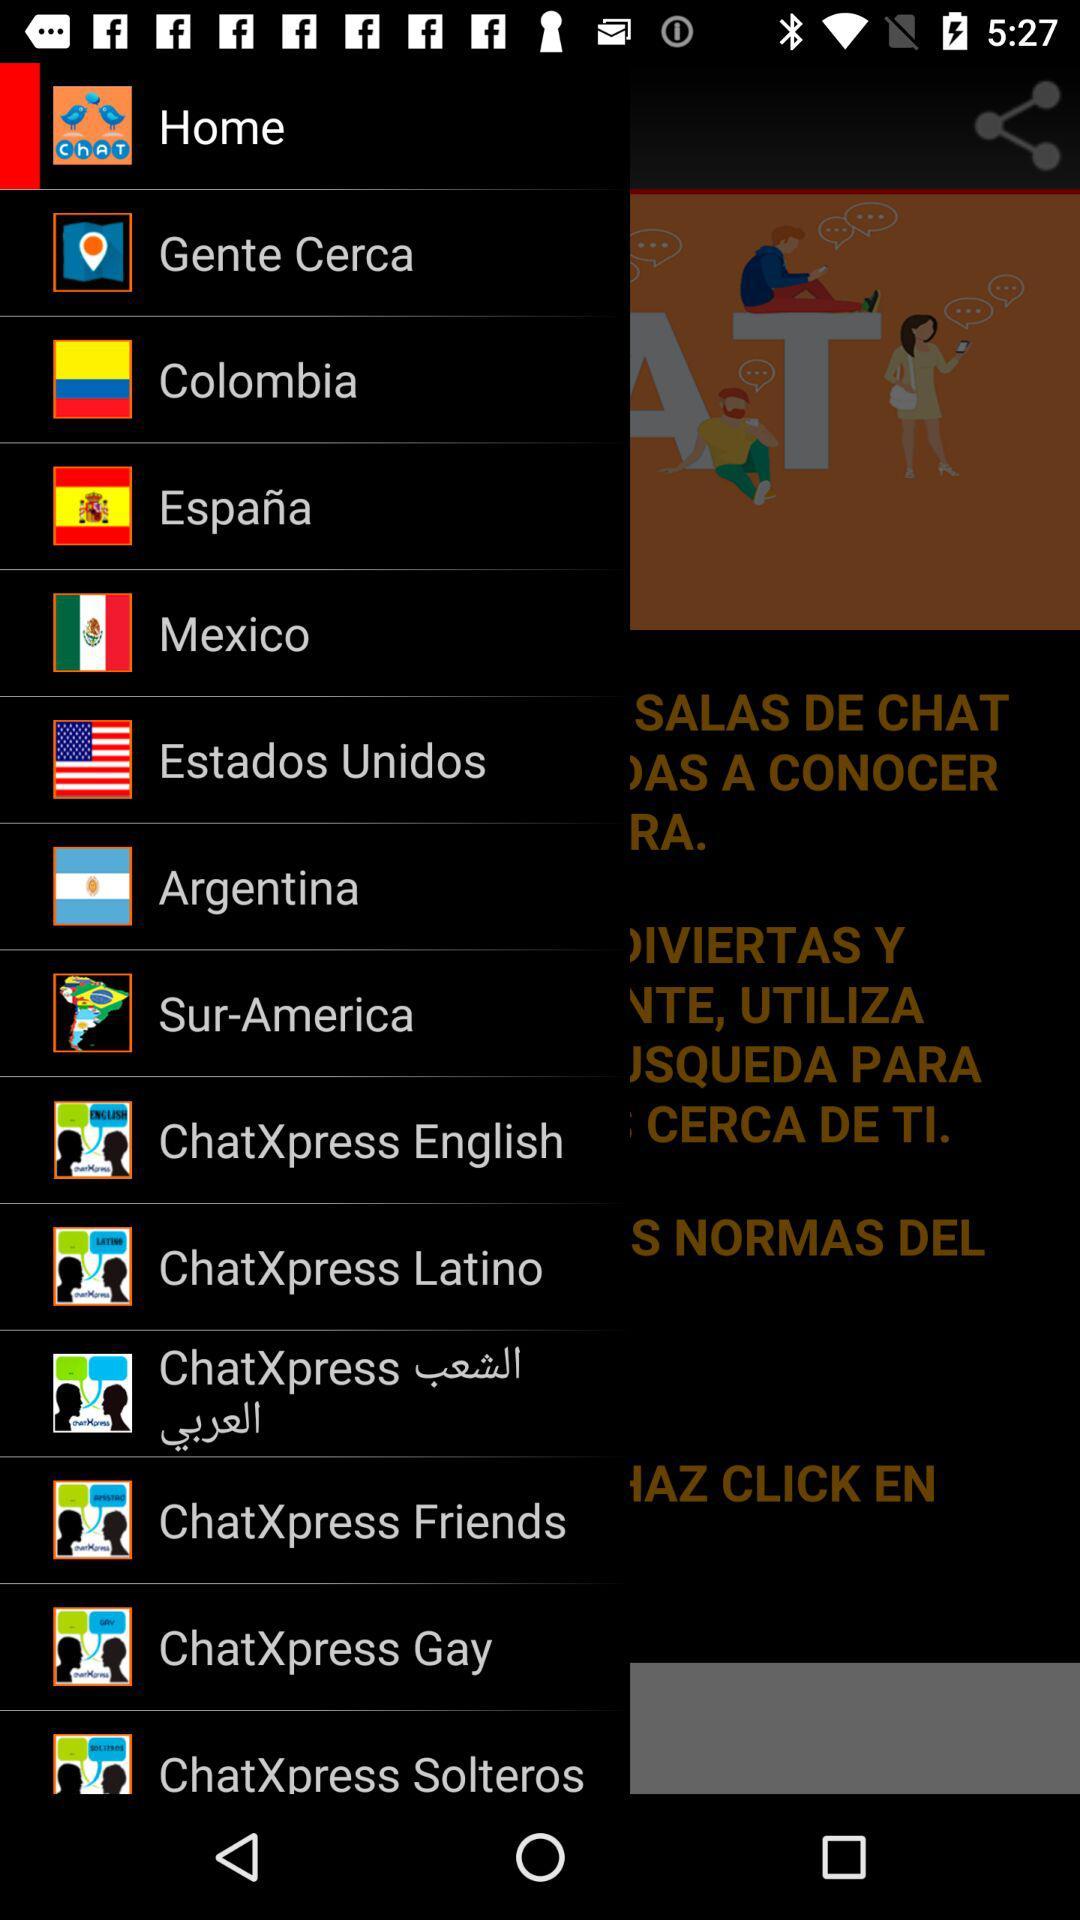  Describe the element at coordinates (1017, 124) in the screenshot. I see `share` at that location.